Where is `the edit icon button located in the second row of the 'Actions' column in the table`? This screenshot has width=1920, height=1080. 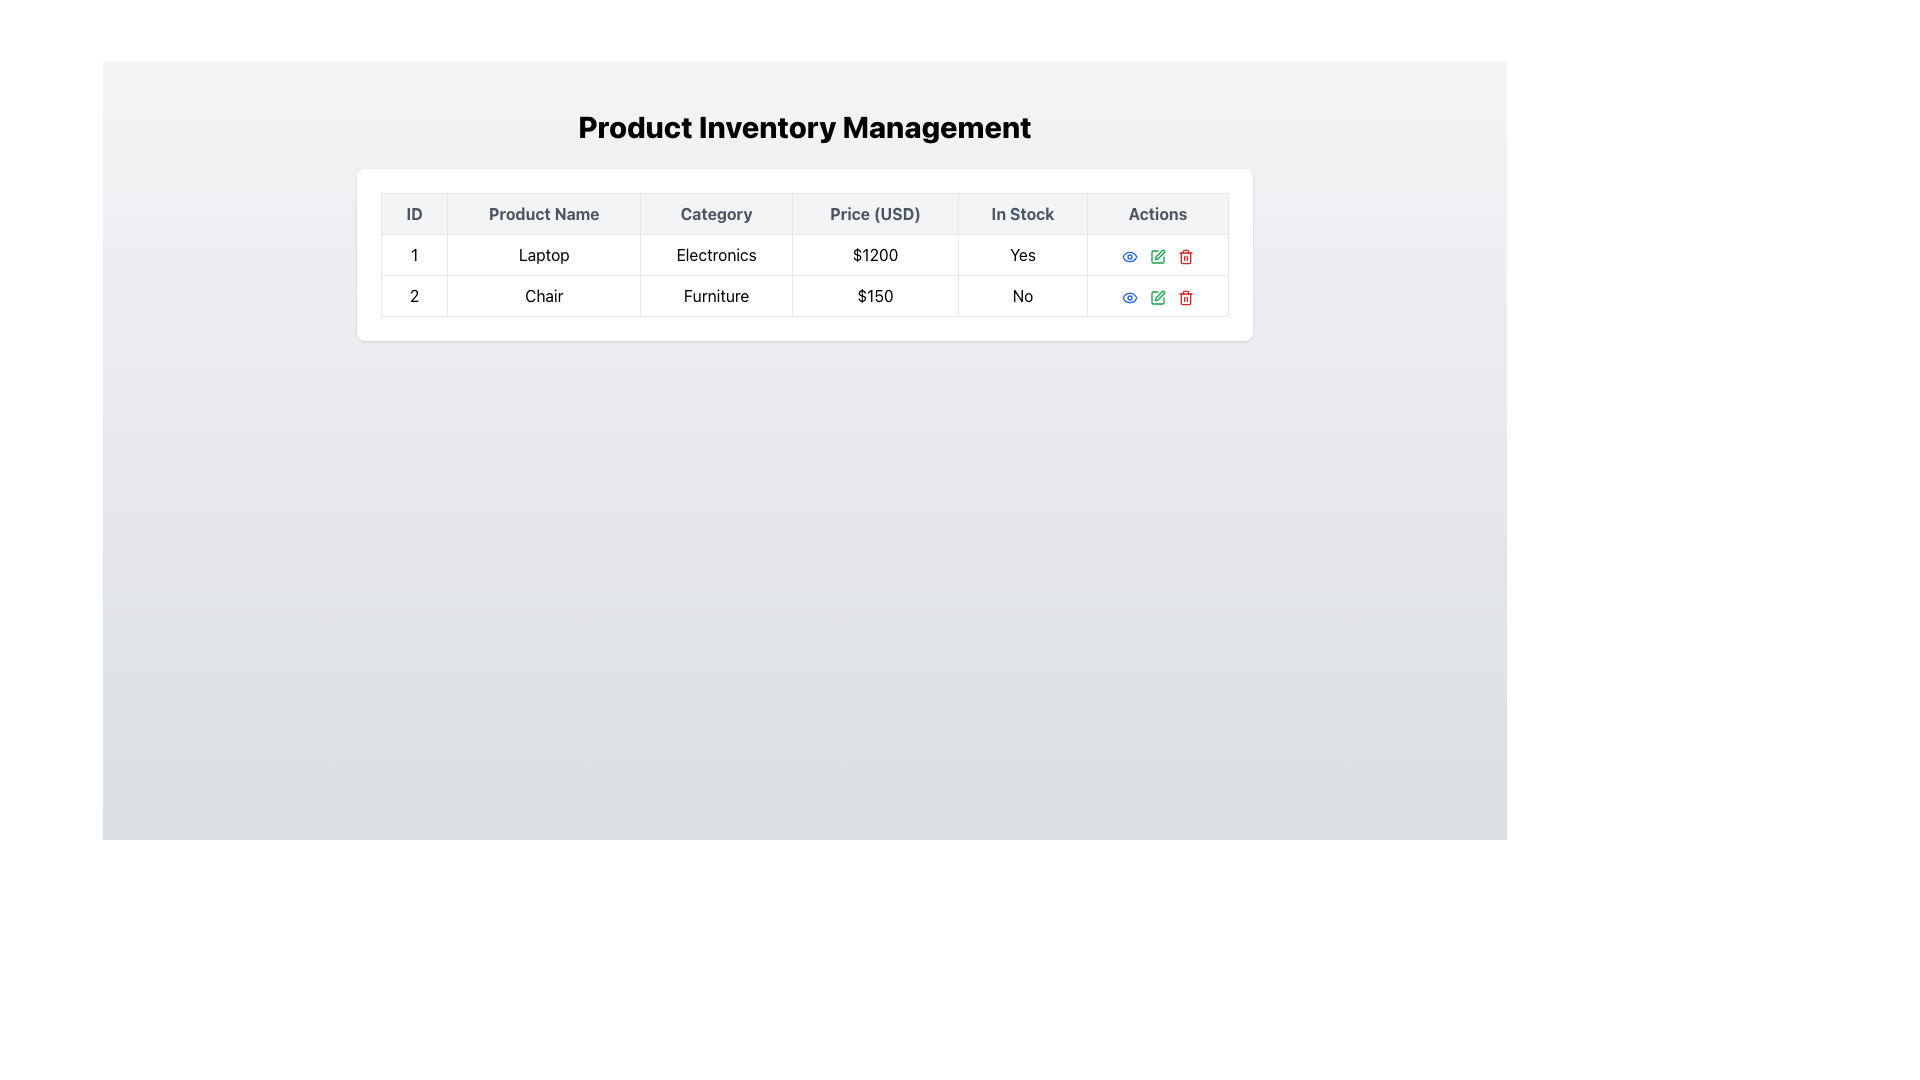
the edit icon button located in the second row of the 'Actions' column in the table is located at coordinates (1160, 295).